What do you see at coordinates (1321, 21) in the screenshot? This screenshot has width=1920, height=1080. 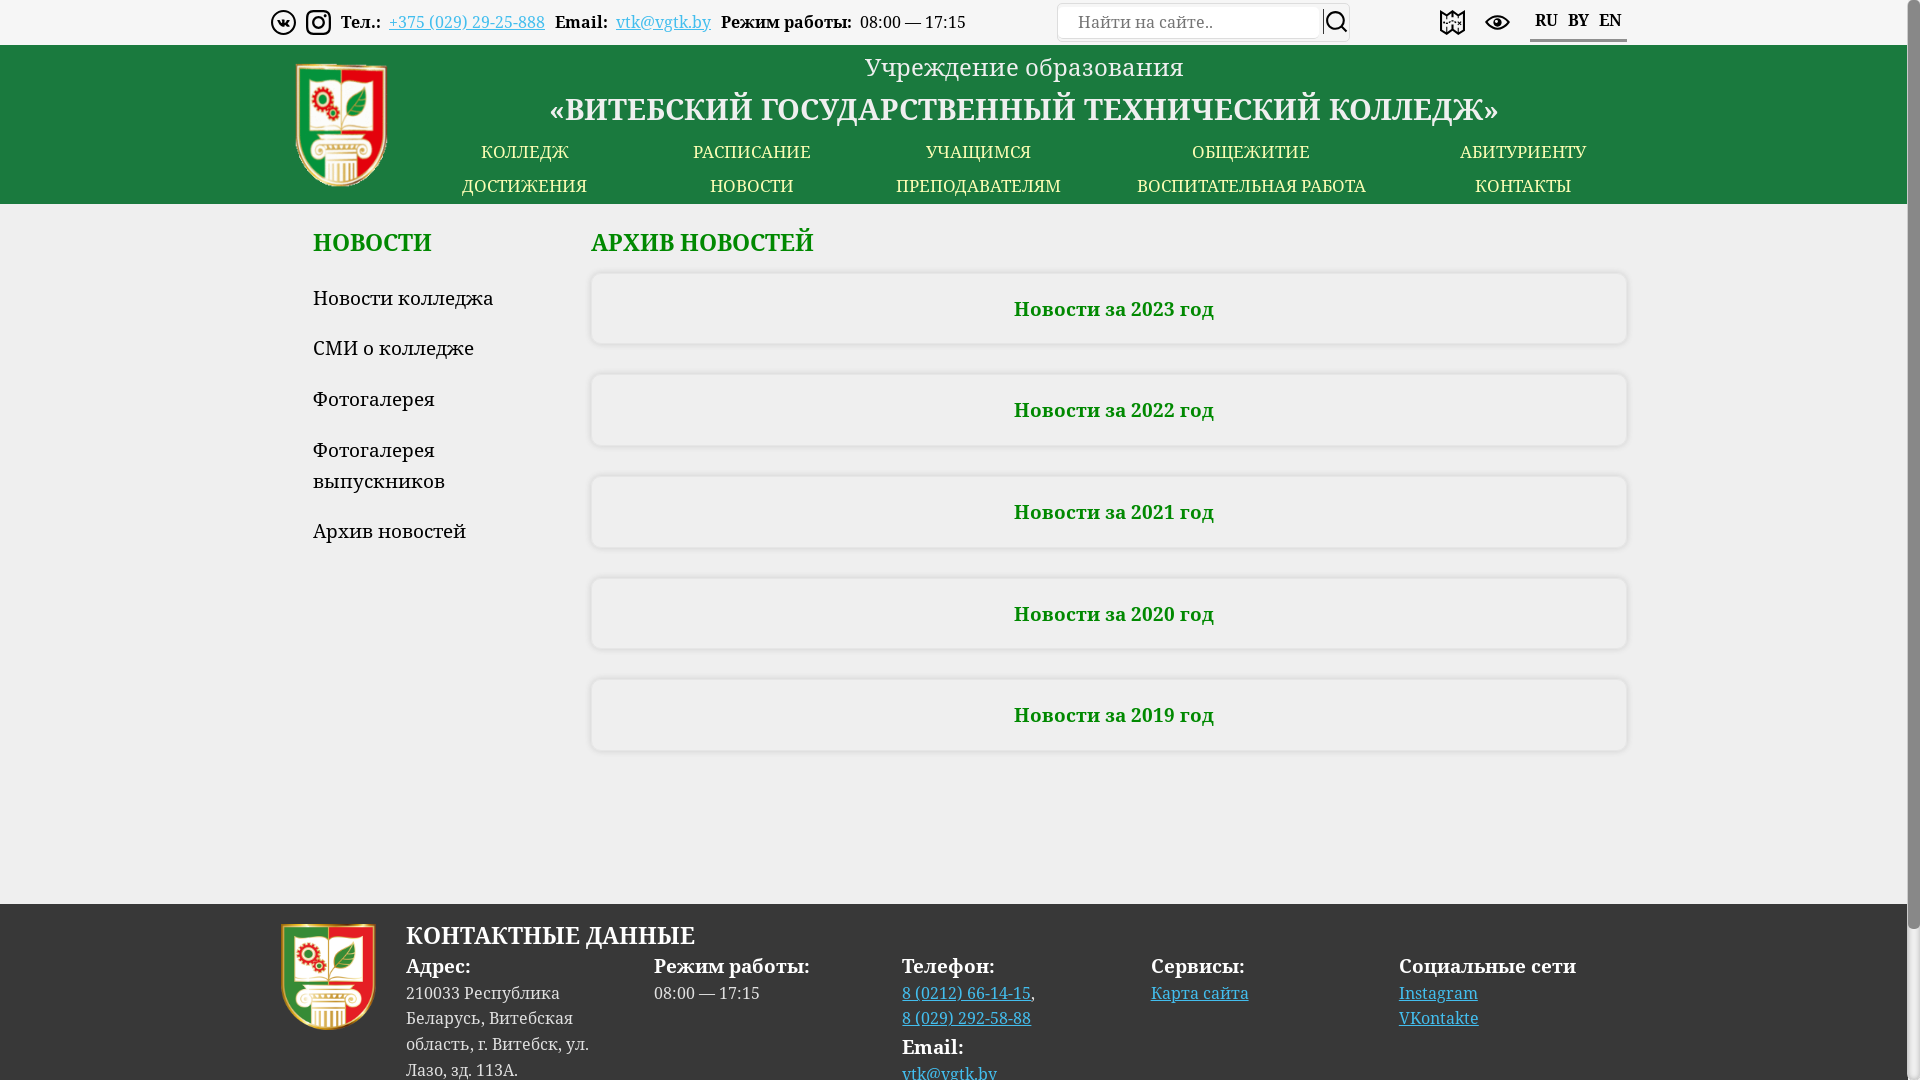 I see `'search'` at bounding box center [1321, 21].